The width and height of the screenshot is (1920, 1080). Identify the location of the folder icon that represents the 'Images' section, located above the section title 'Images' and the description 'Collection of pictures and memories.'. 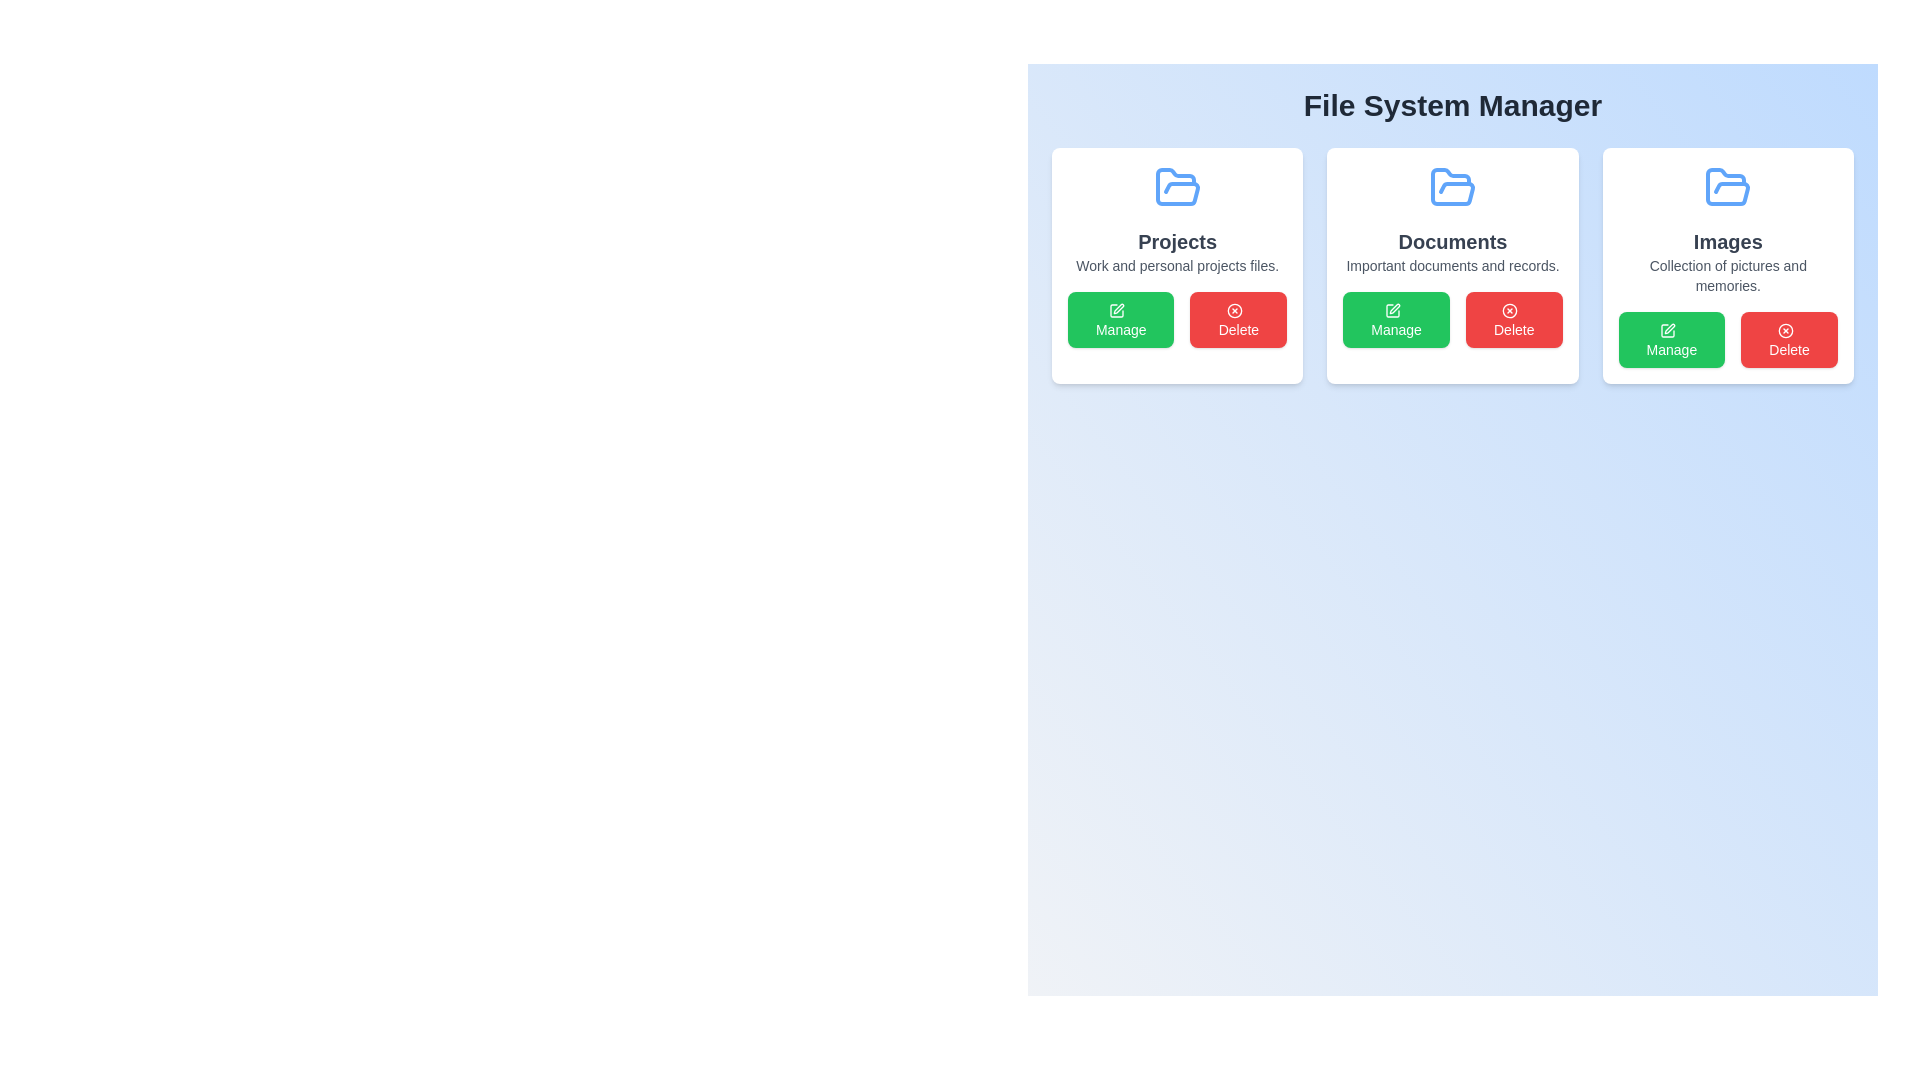
(1727, 188).